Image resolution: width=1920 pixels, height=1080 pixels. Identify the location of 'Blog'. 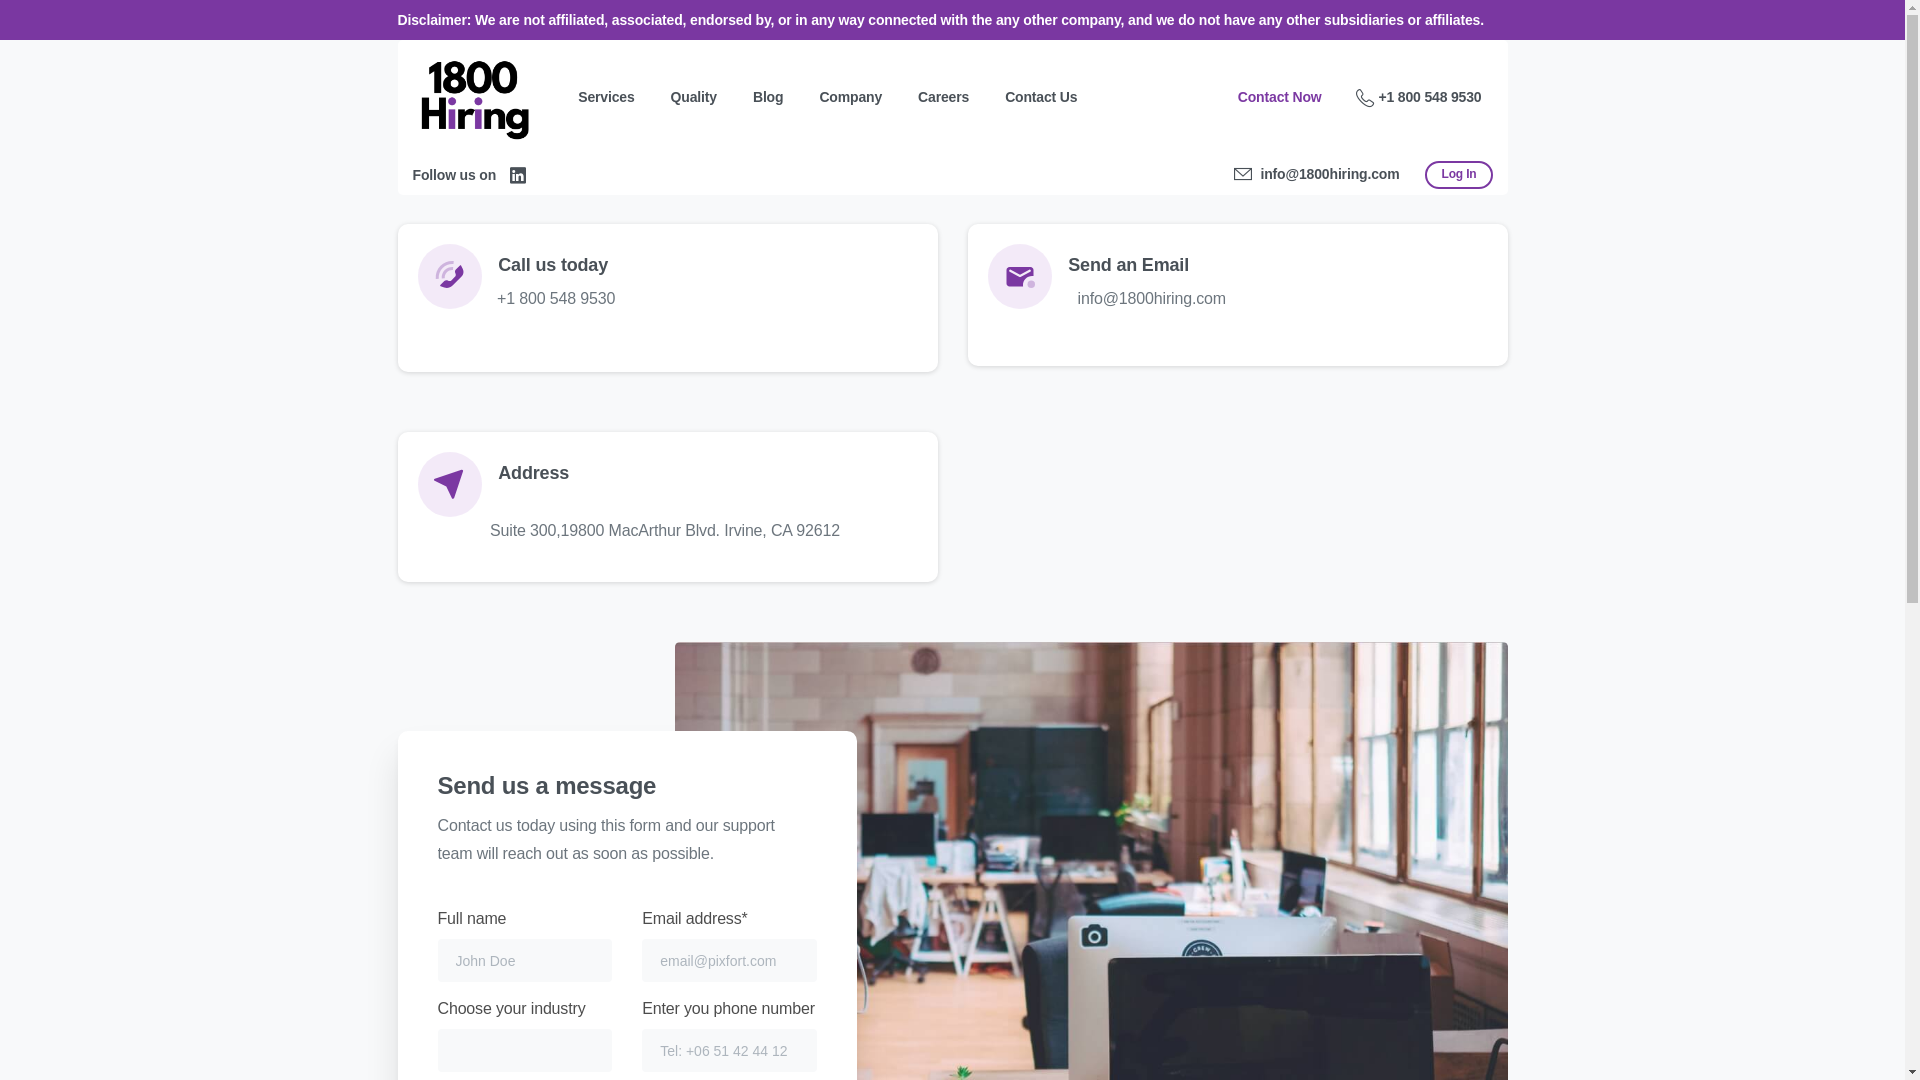
(767, 97).